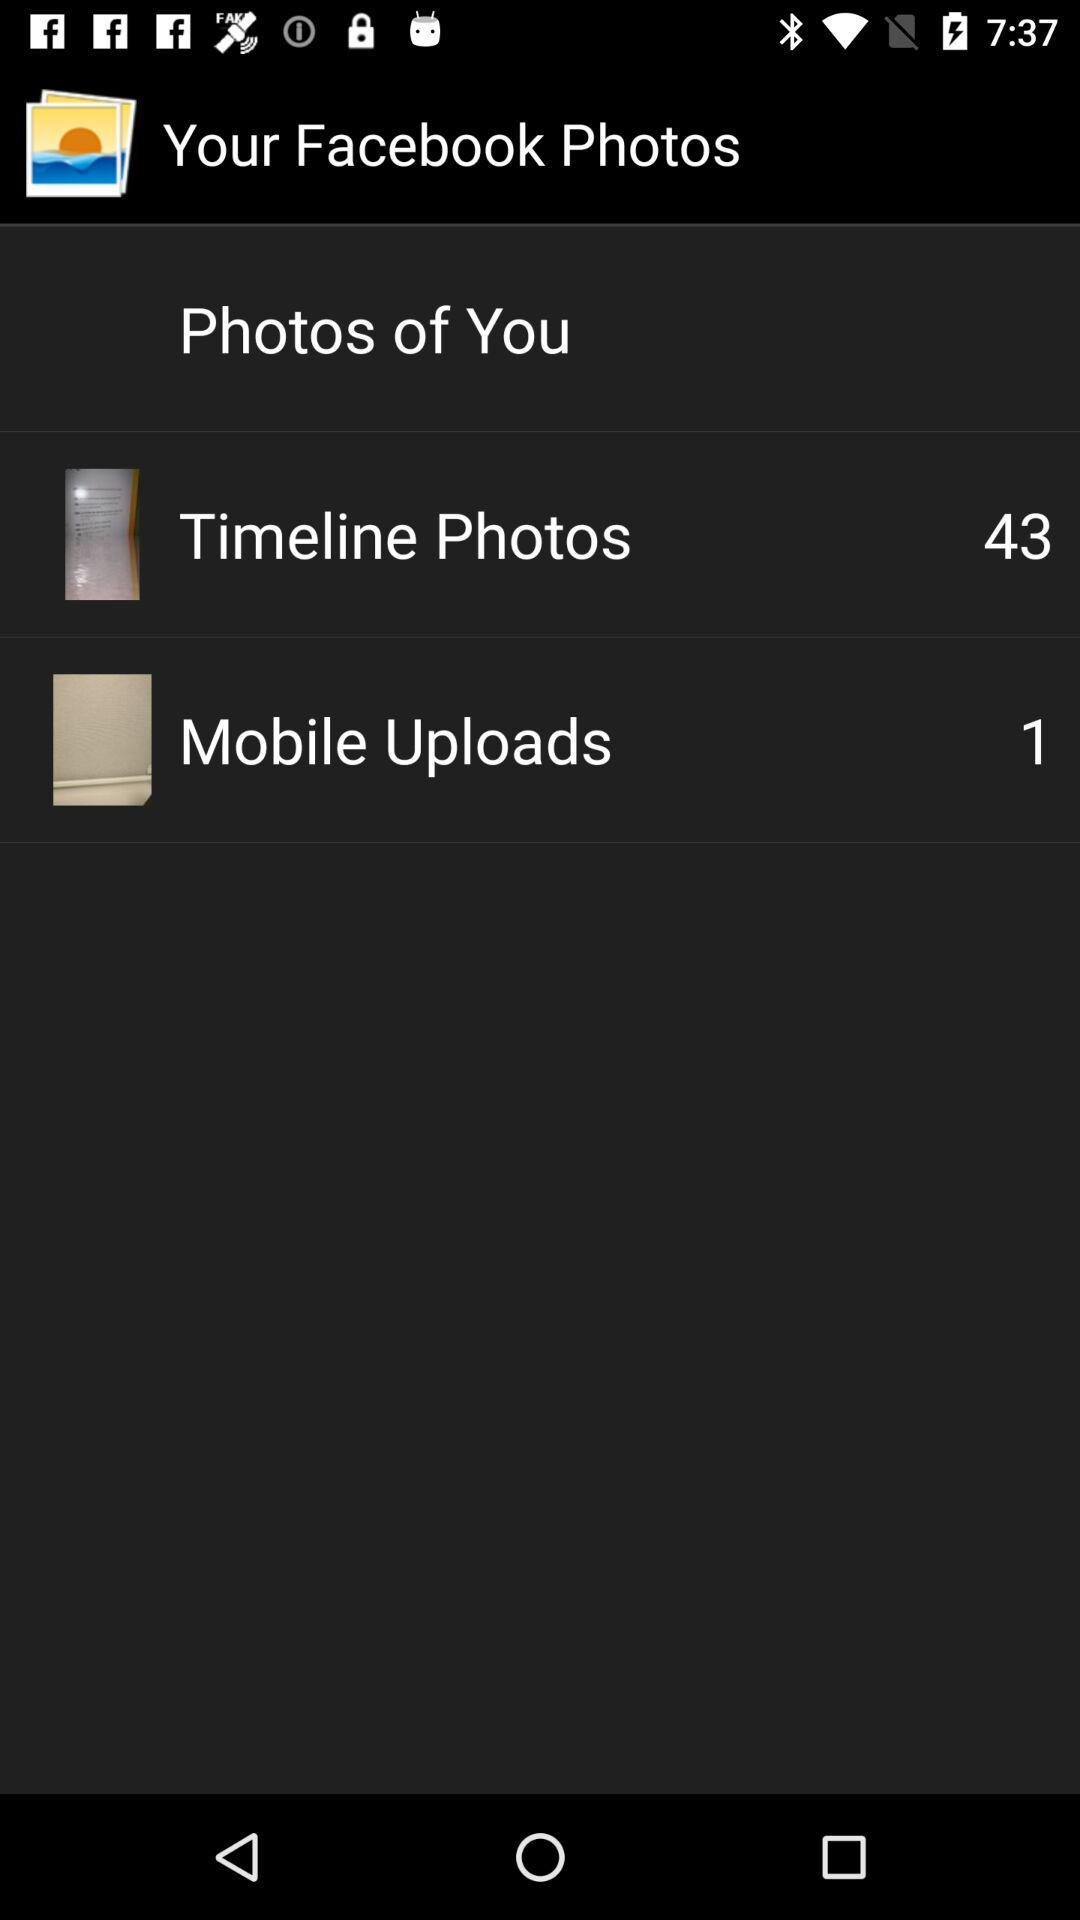 The height and width of the screenshot is (1920, 1080). I want to click on the icon above the mobile uploads icon, so click(1018, 533).